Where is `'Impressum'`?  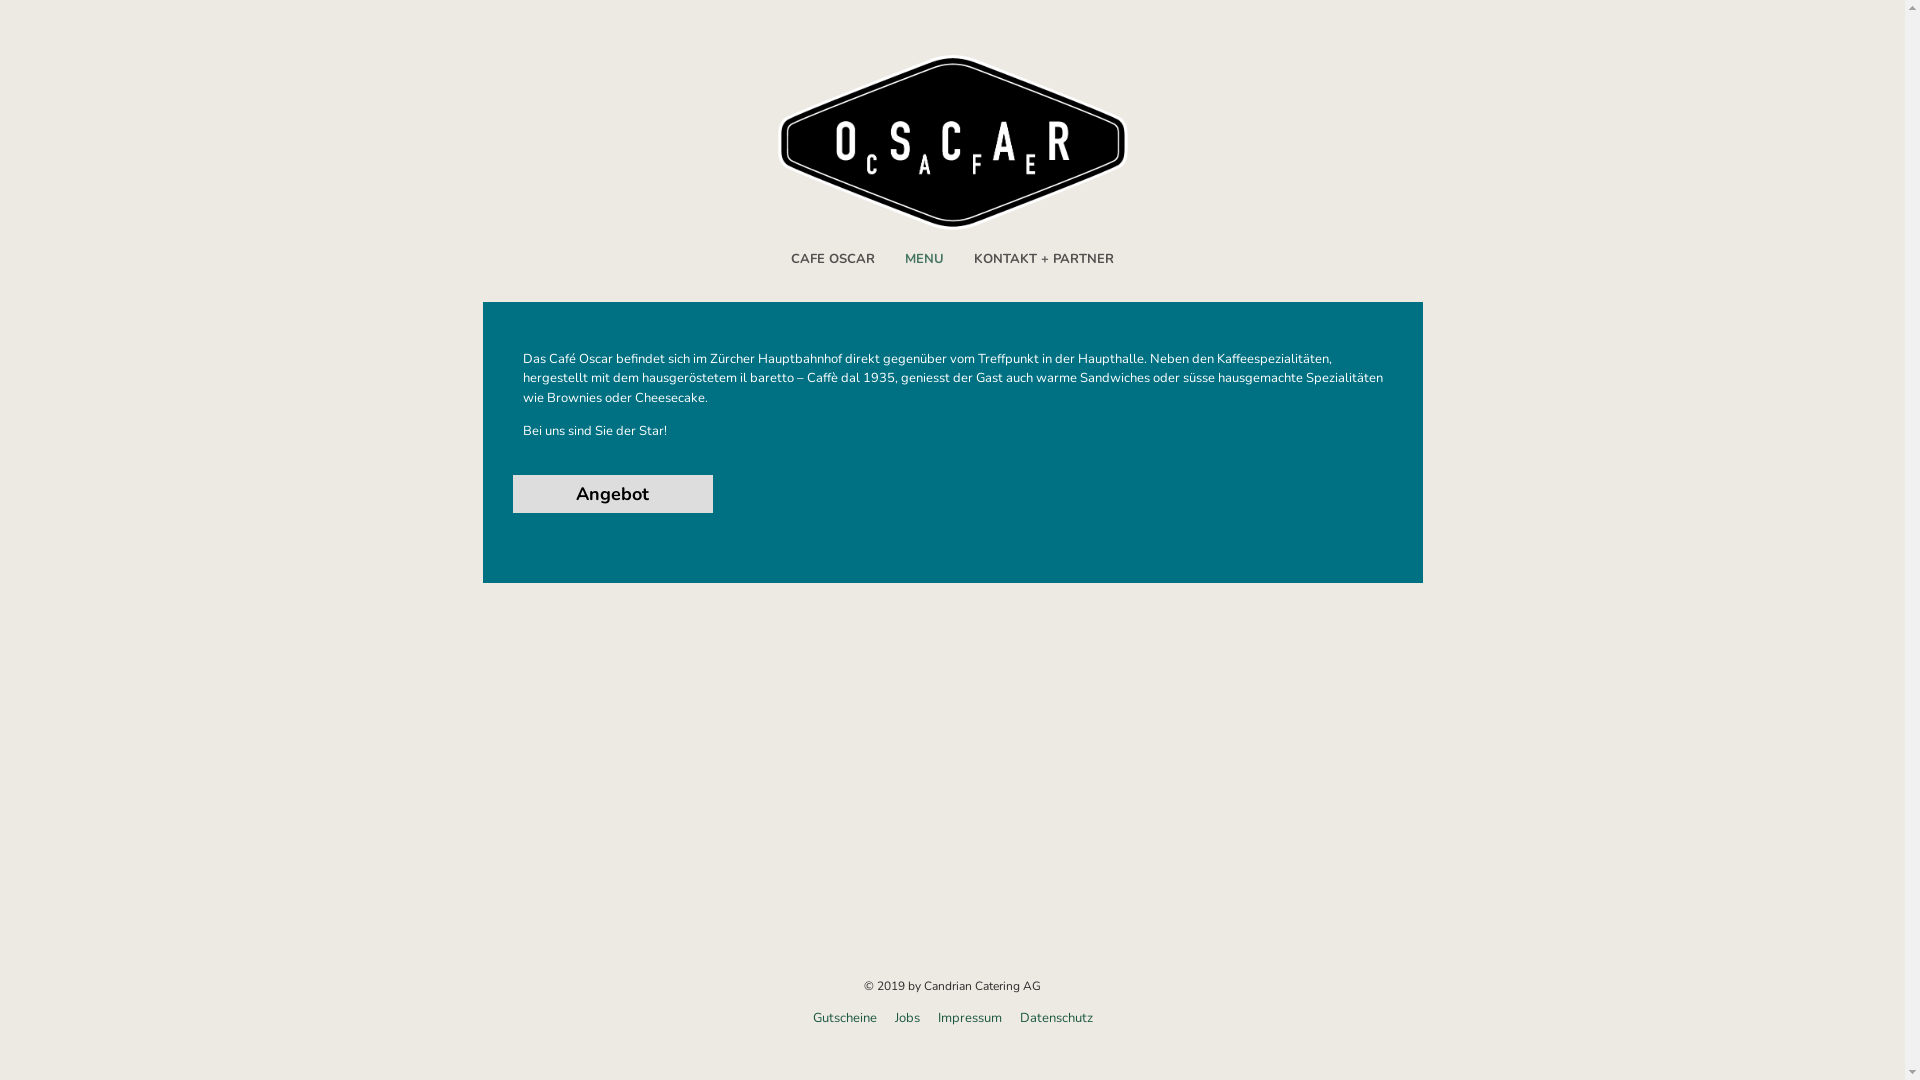 'Impressum' is located at coordinates (961, 1018).